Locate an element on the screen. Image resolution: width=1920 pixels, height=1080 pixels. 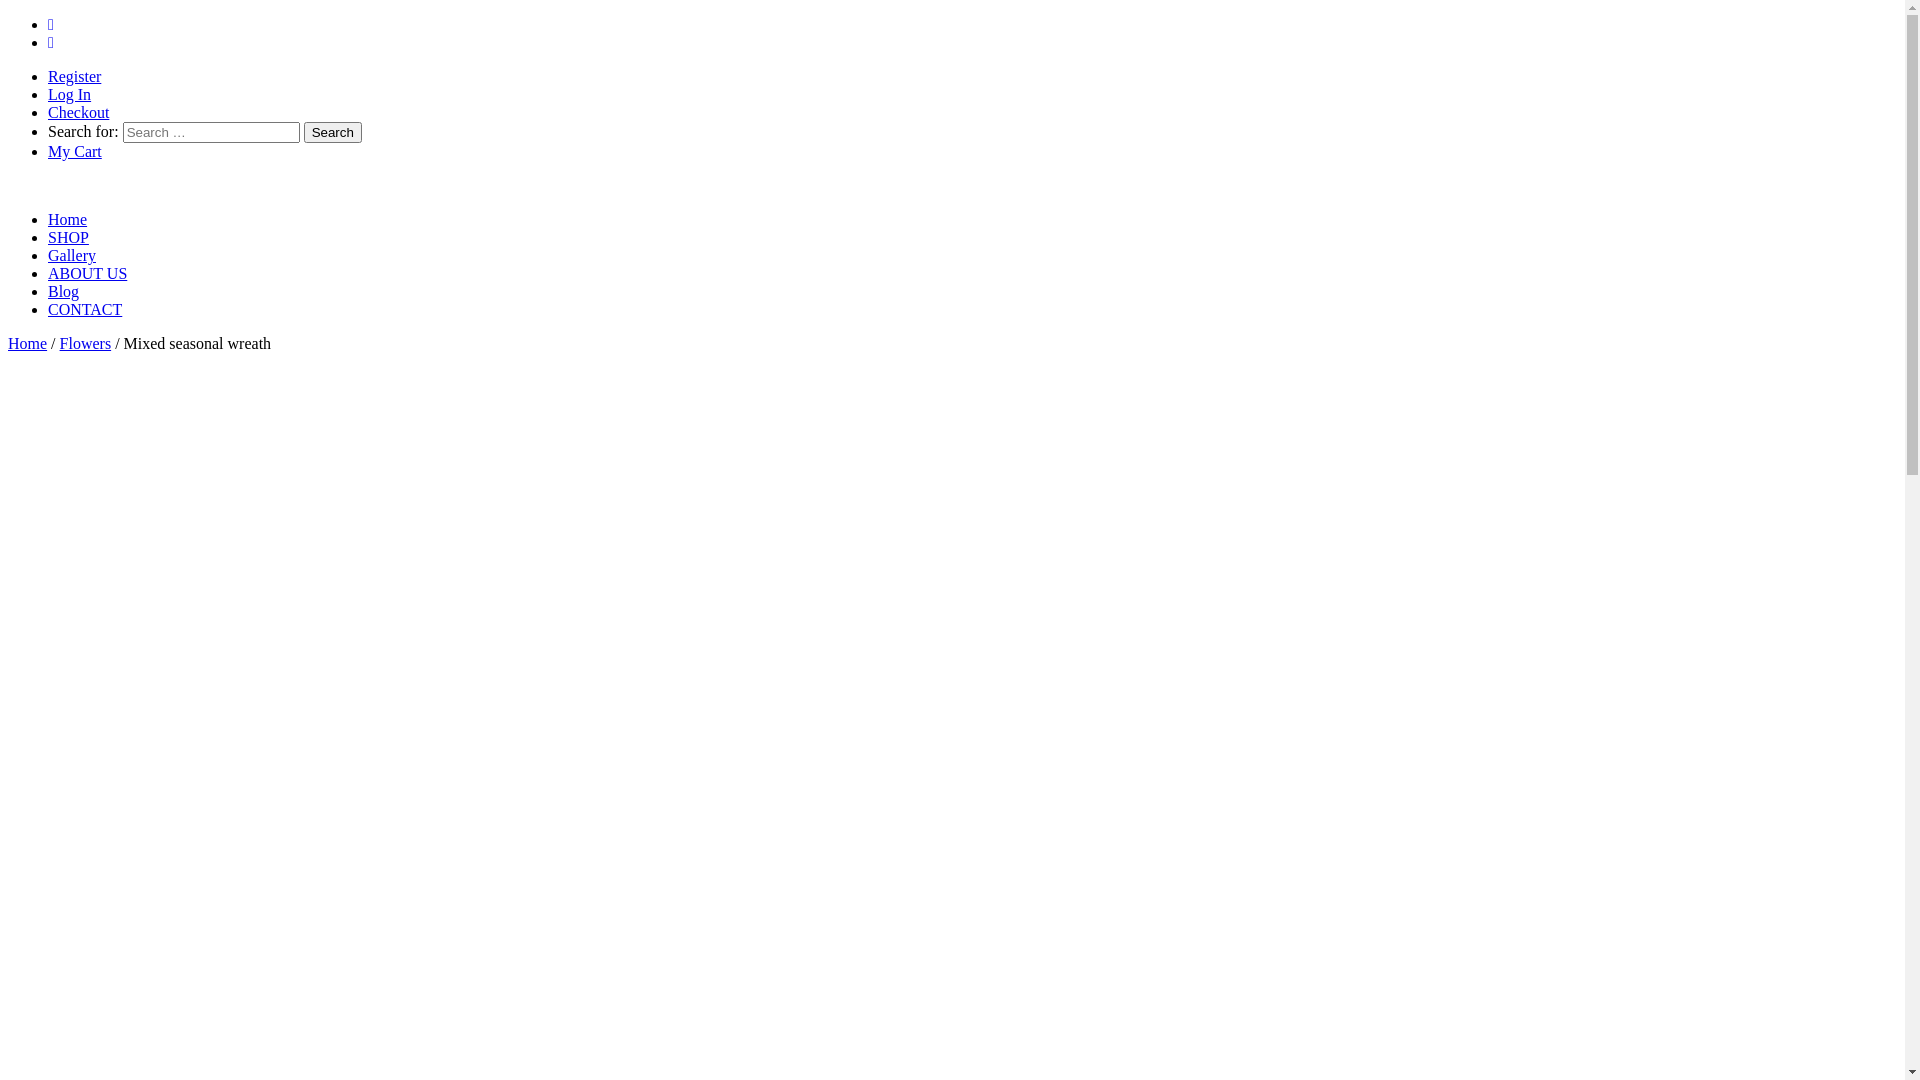
'Search' is located at coordinates (332, 132).